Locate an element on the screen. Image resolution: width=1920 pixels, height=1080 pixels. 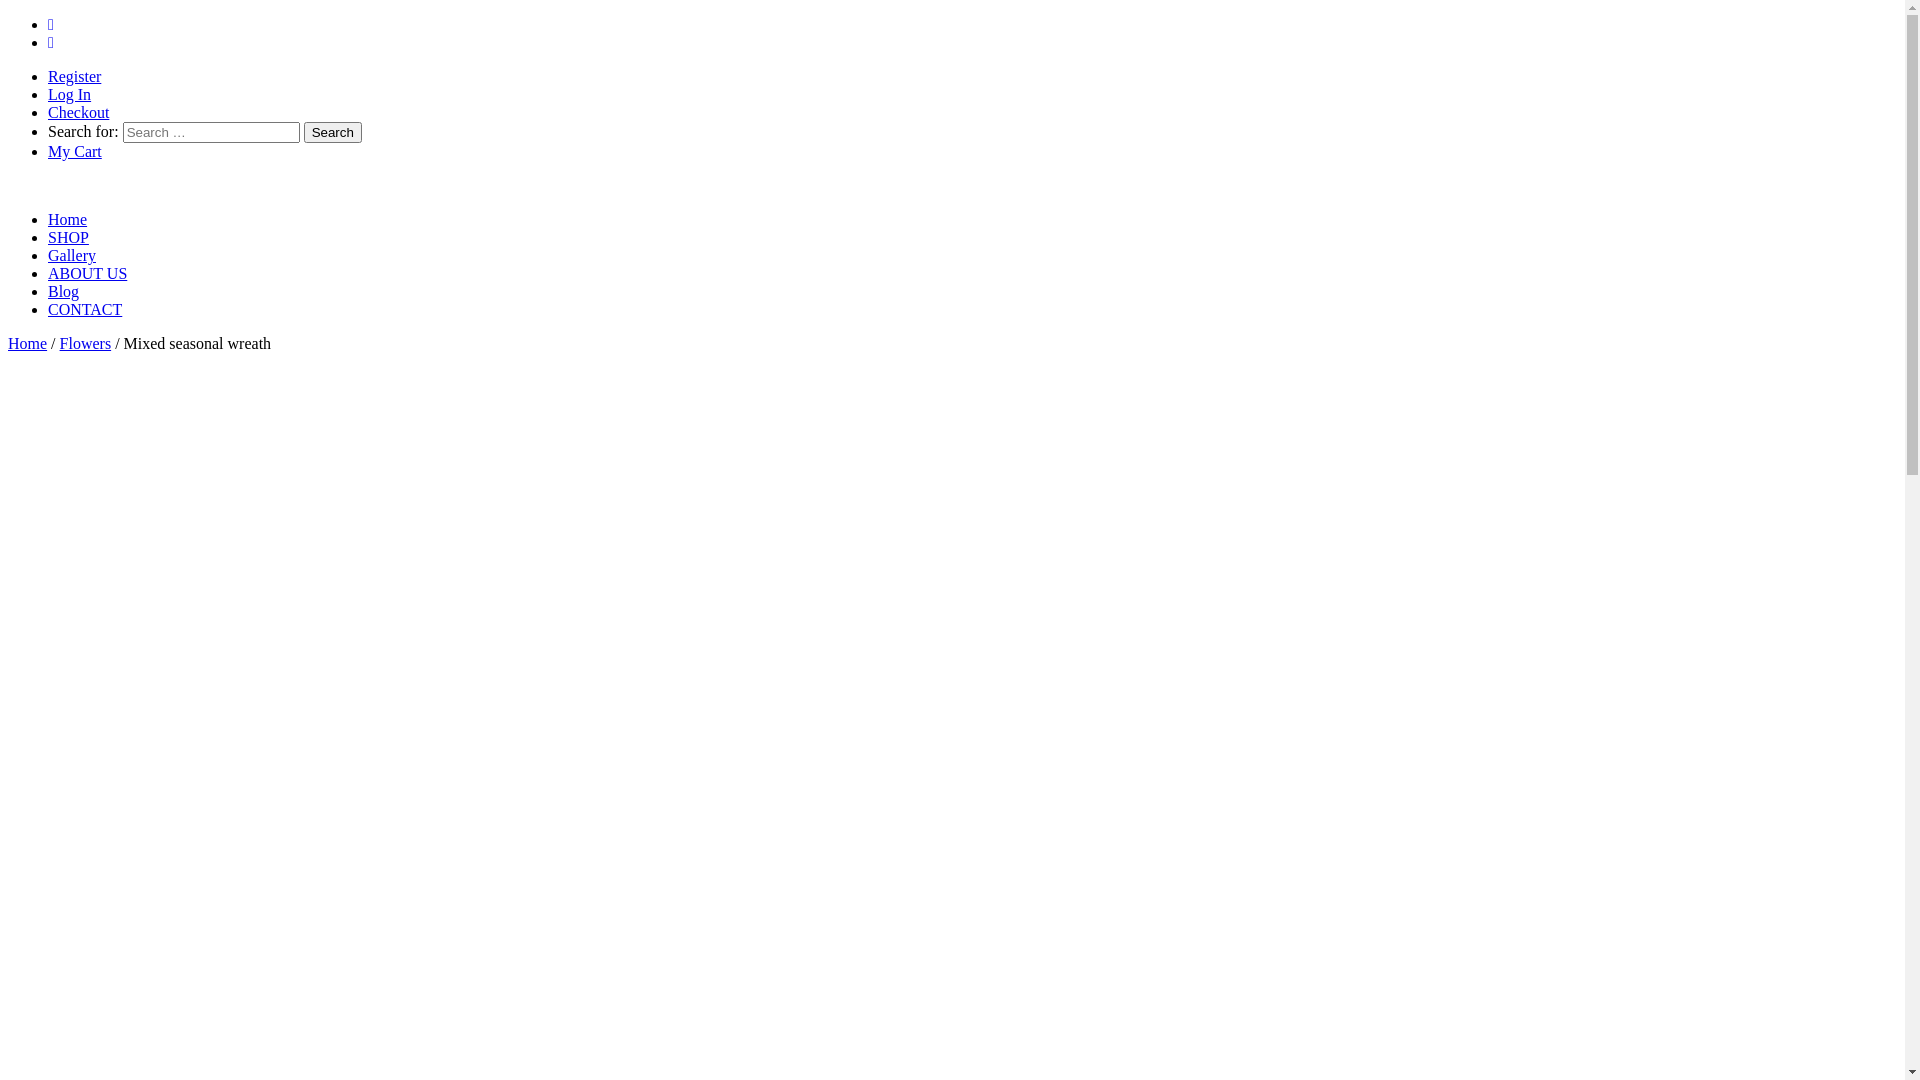
'Search' is located at coordinates (332, 132).